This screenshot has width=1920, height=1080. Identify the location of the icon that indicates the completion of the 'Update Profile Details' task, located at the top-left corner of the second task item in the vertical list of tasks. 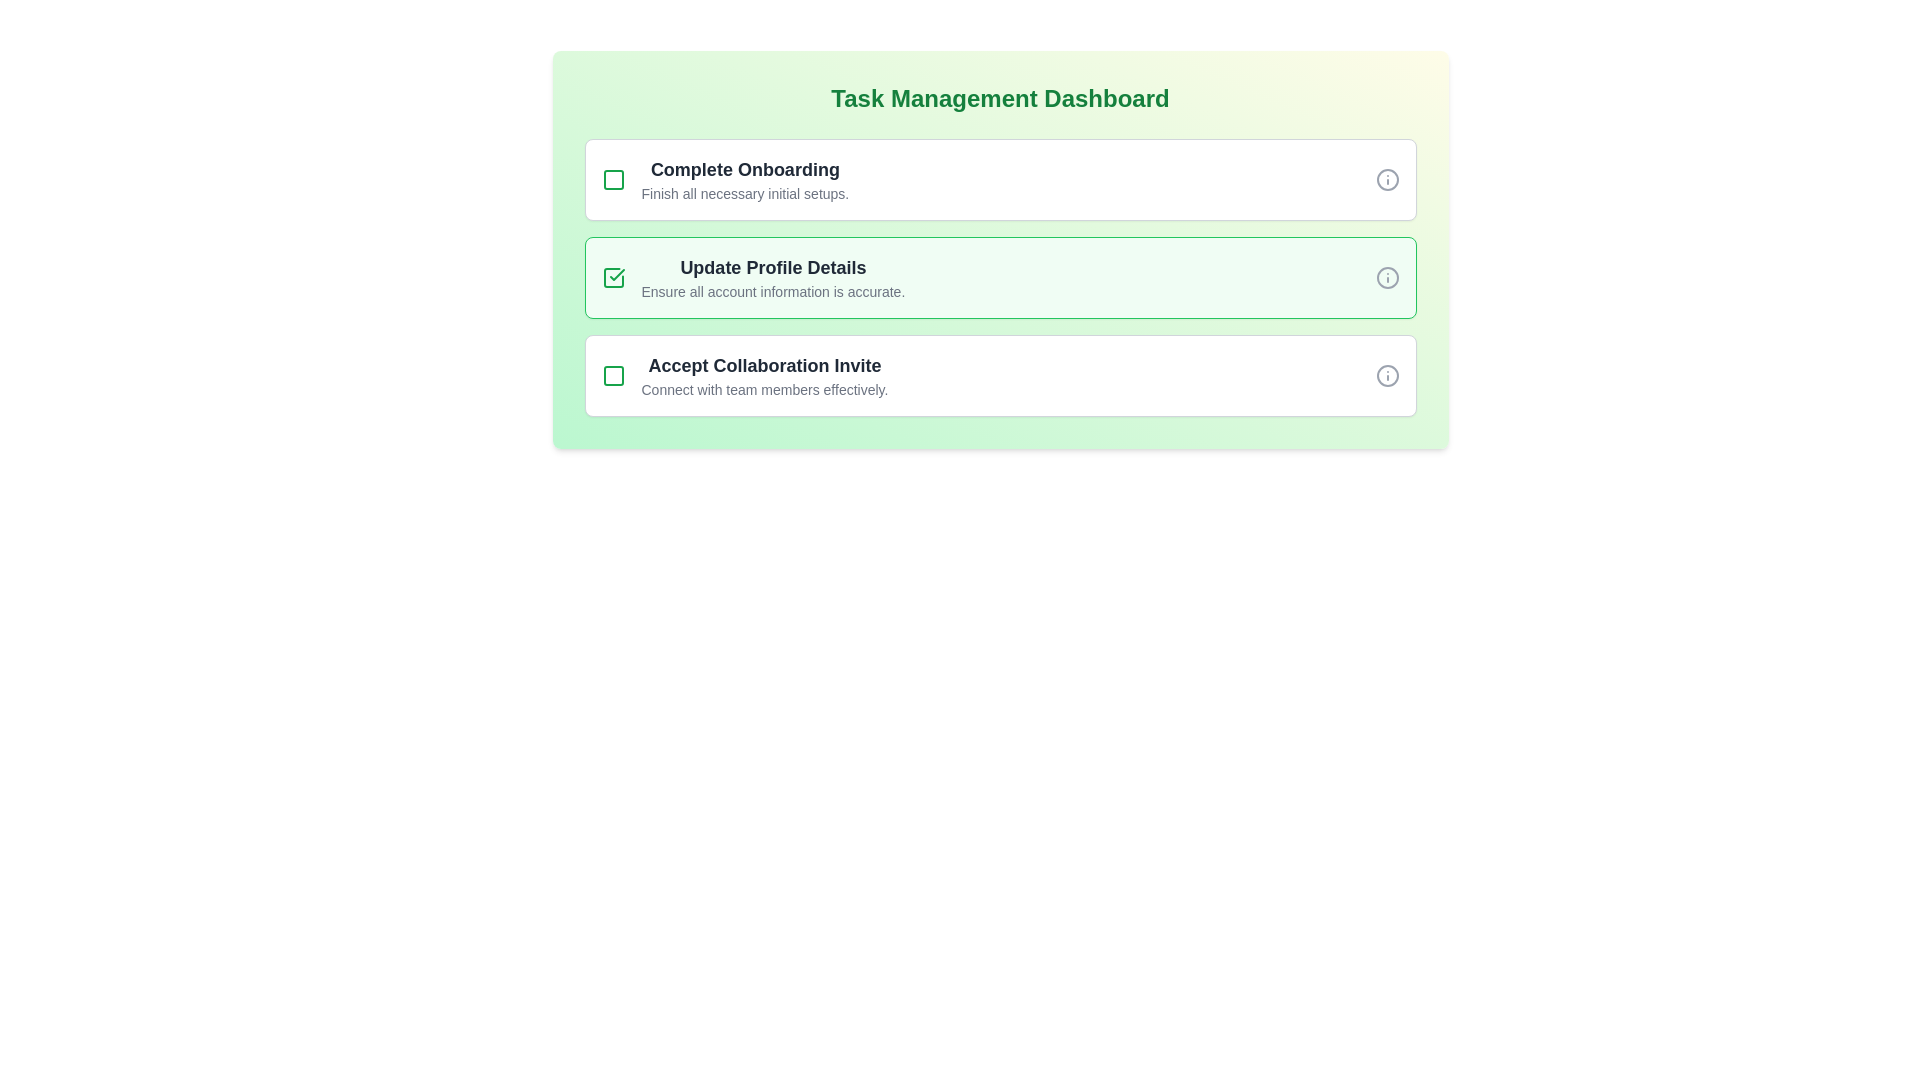
(612, 277).